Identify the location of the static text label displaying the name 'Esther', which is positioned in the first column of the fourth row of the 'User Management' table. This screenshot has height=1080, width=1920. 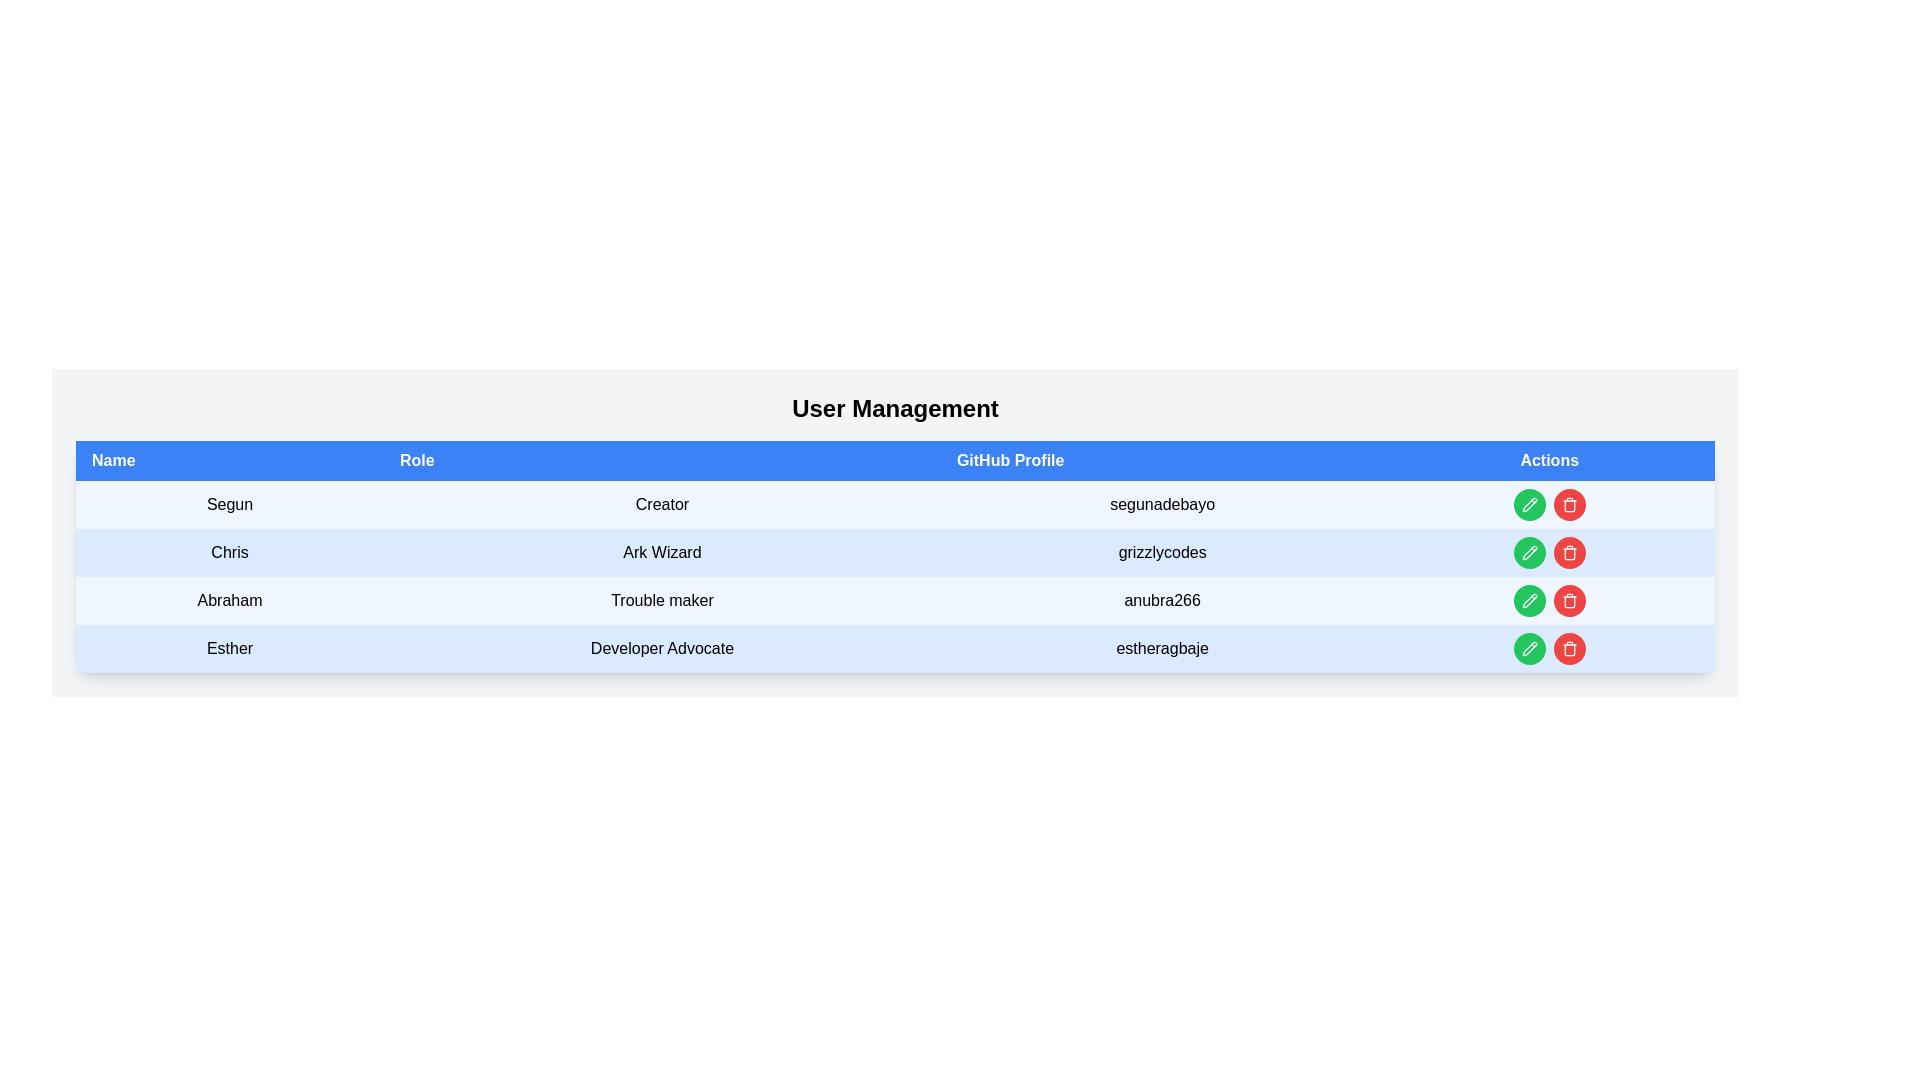
(230, 648).